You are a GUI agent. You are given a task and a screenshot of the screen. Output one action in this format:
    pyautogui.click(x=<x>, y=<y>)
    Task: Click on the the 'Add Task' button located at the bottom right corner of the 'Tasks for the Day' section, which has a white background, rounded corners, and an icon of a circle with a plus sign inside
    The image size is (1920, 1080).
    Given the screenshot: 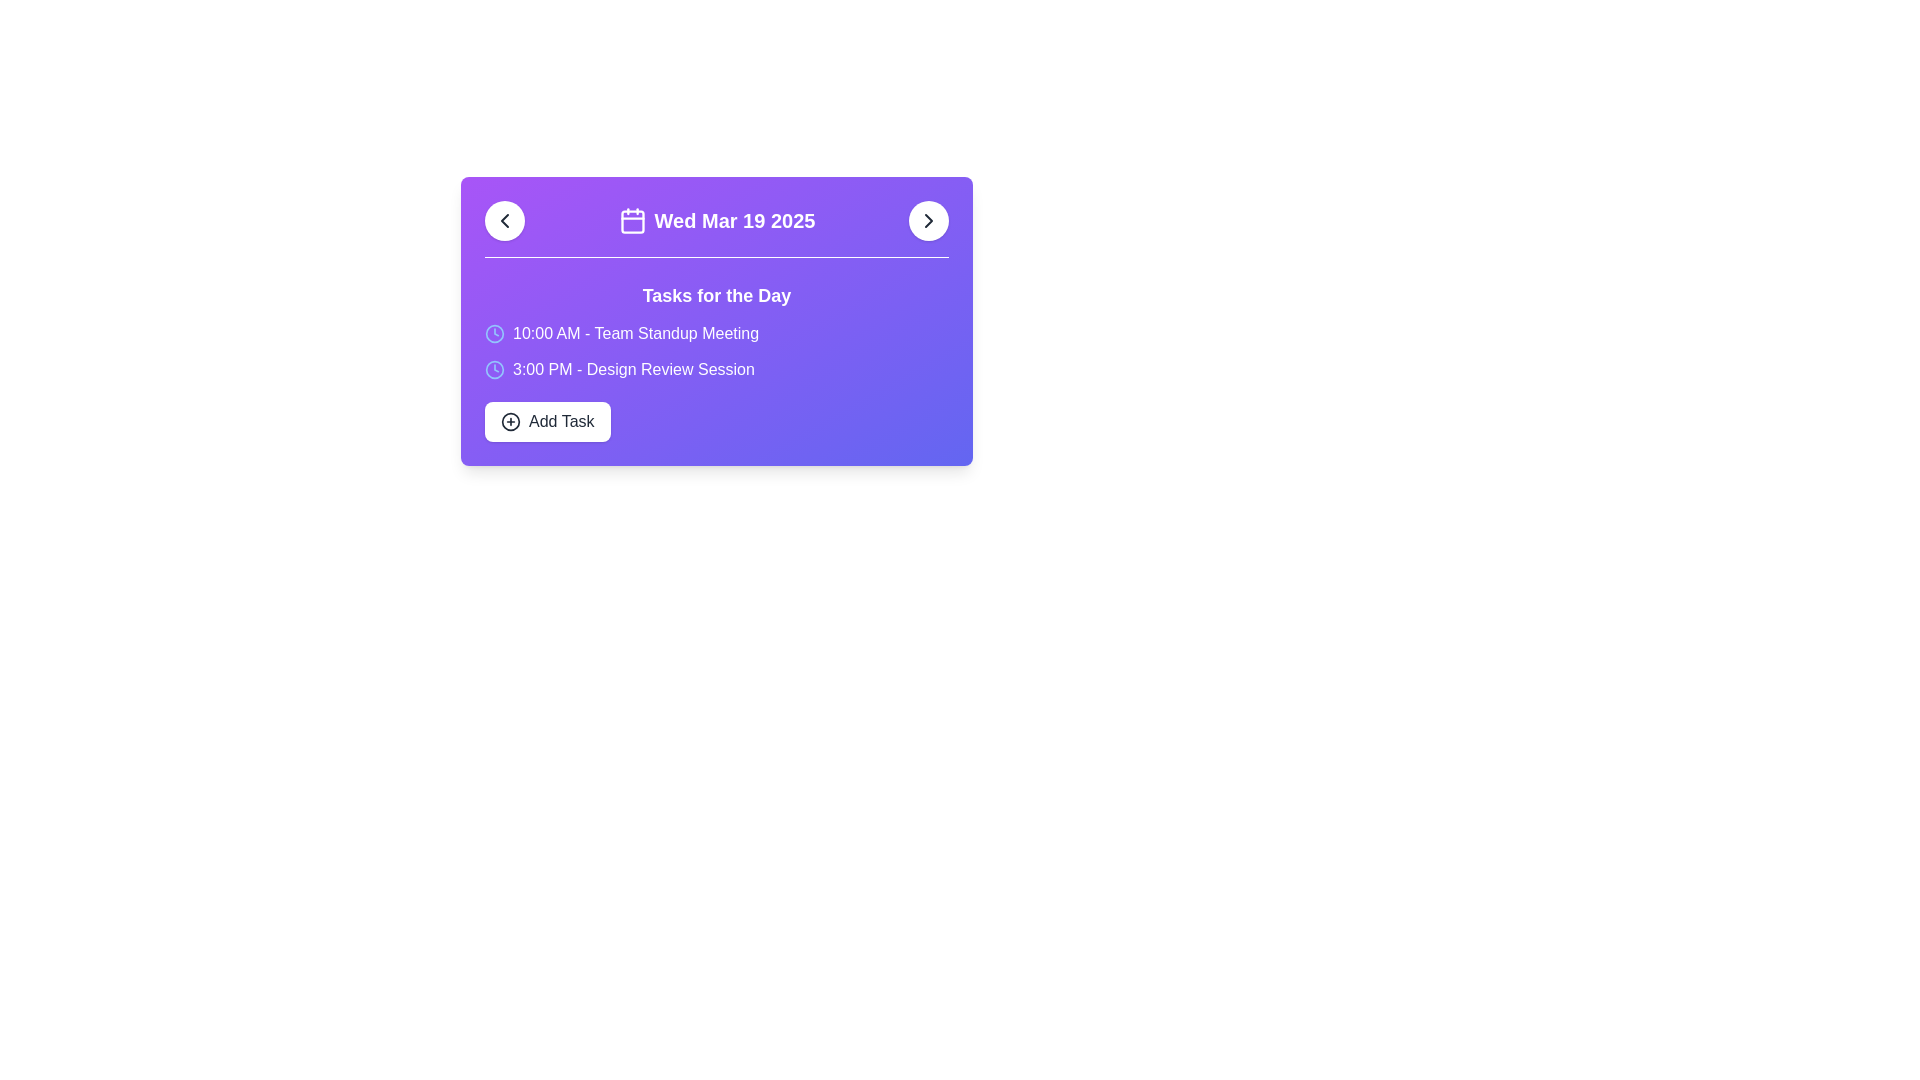 What is the action you would take?
    pyautogui.click(x=547, y=420)
    